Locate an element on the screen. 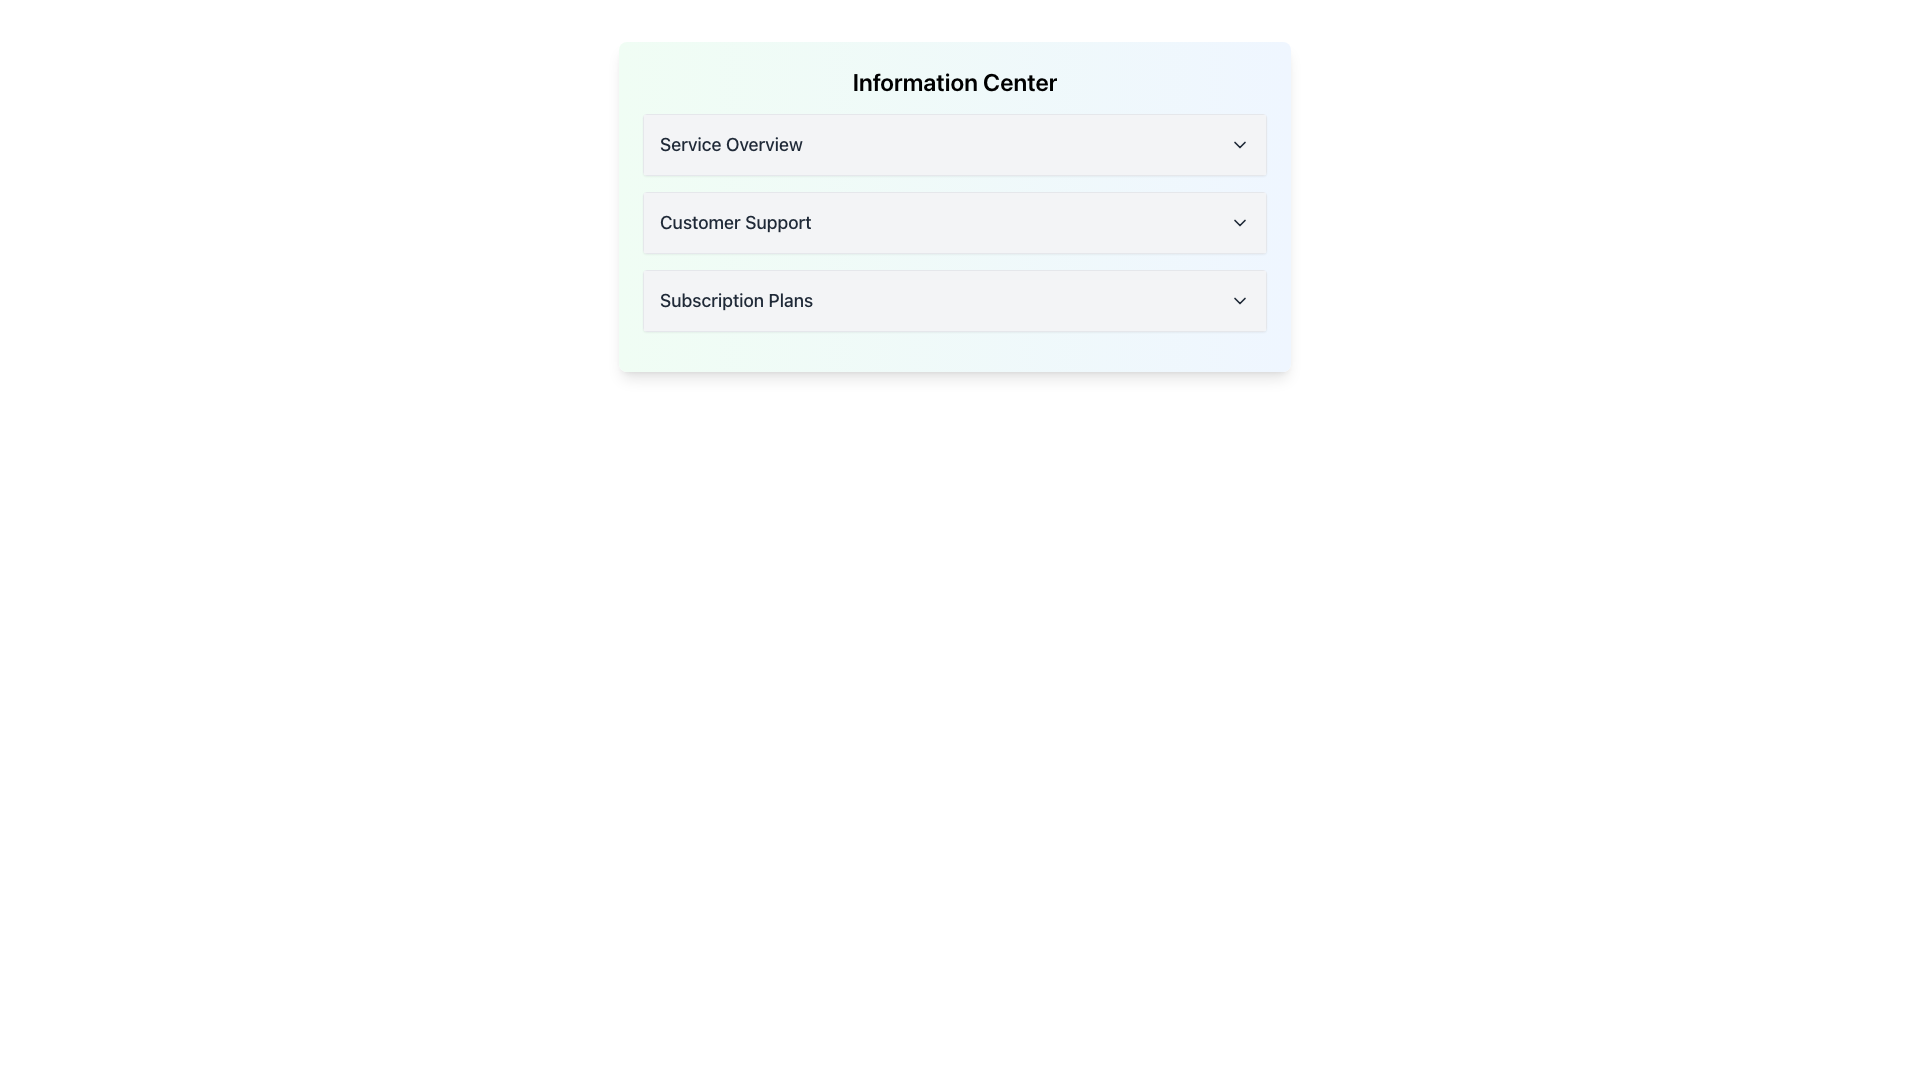 The width and height of the screenshot is (1920, 1080). the collapsible list item titled 'Customer Support' within the 'Information Center' section is located at coordinates (954, 207).